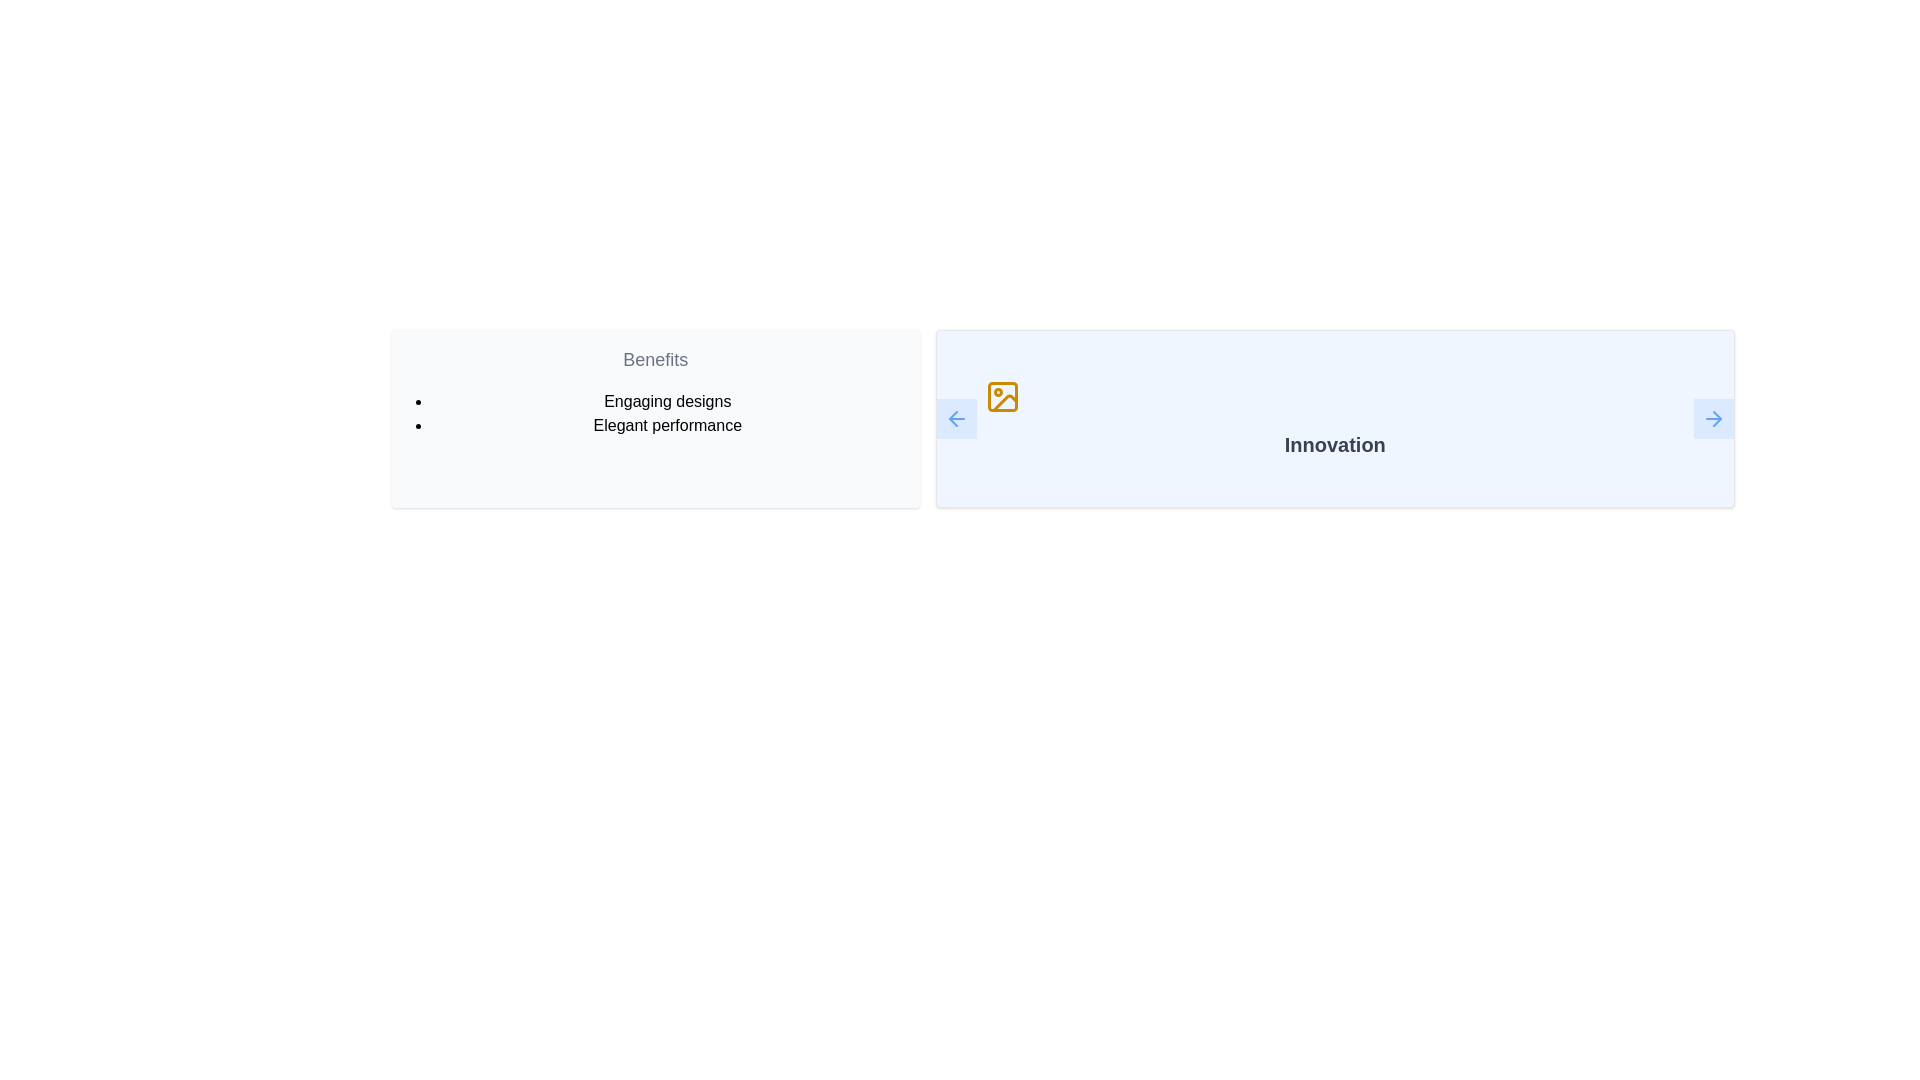 The height and width of the screenshot is (1080, 1920). Describe the element at coordinates (655, 392) in the screenshot. I see `the informational Text section outlining the key benefits of the product or service, located in the left section of a two-part layout with a 'Benefits' label above it` at that location.